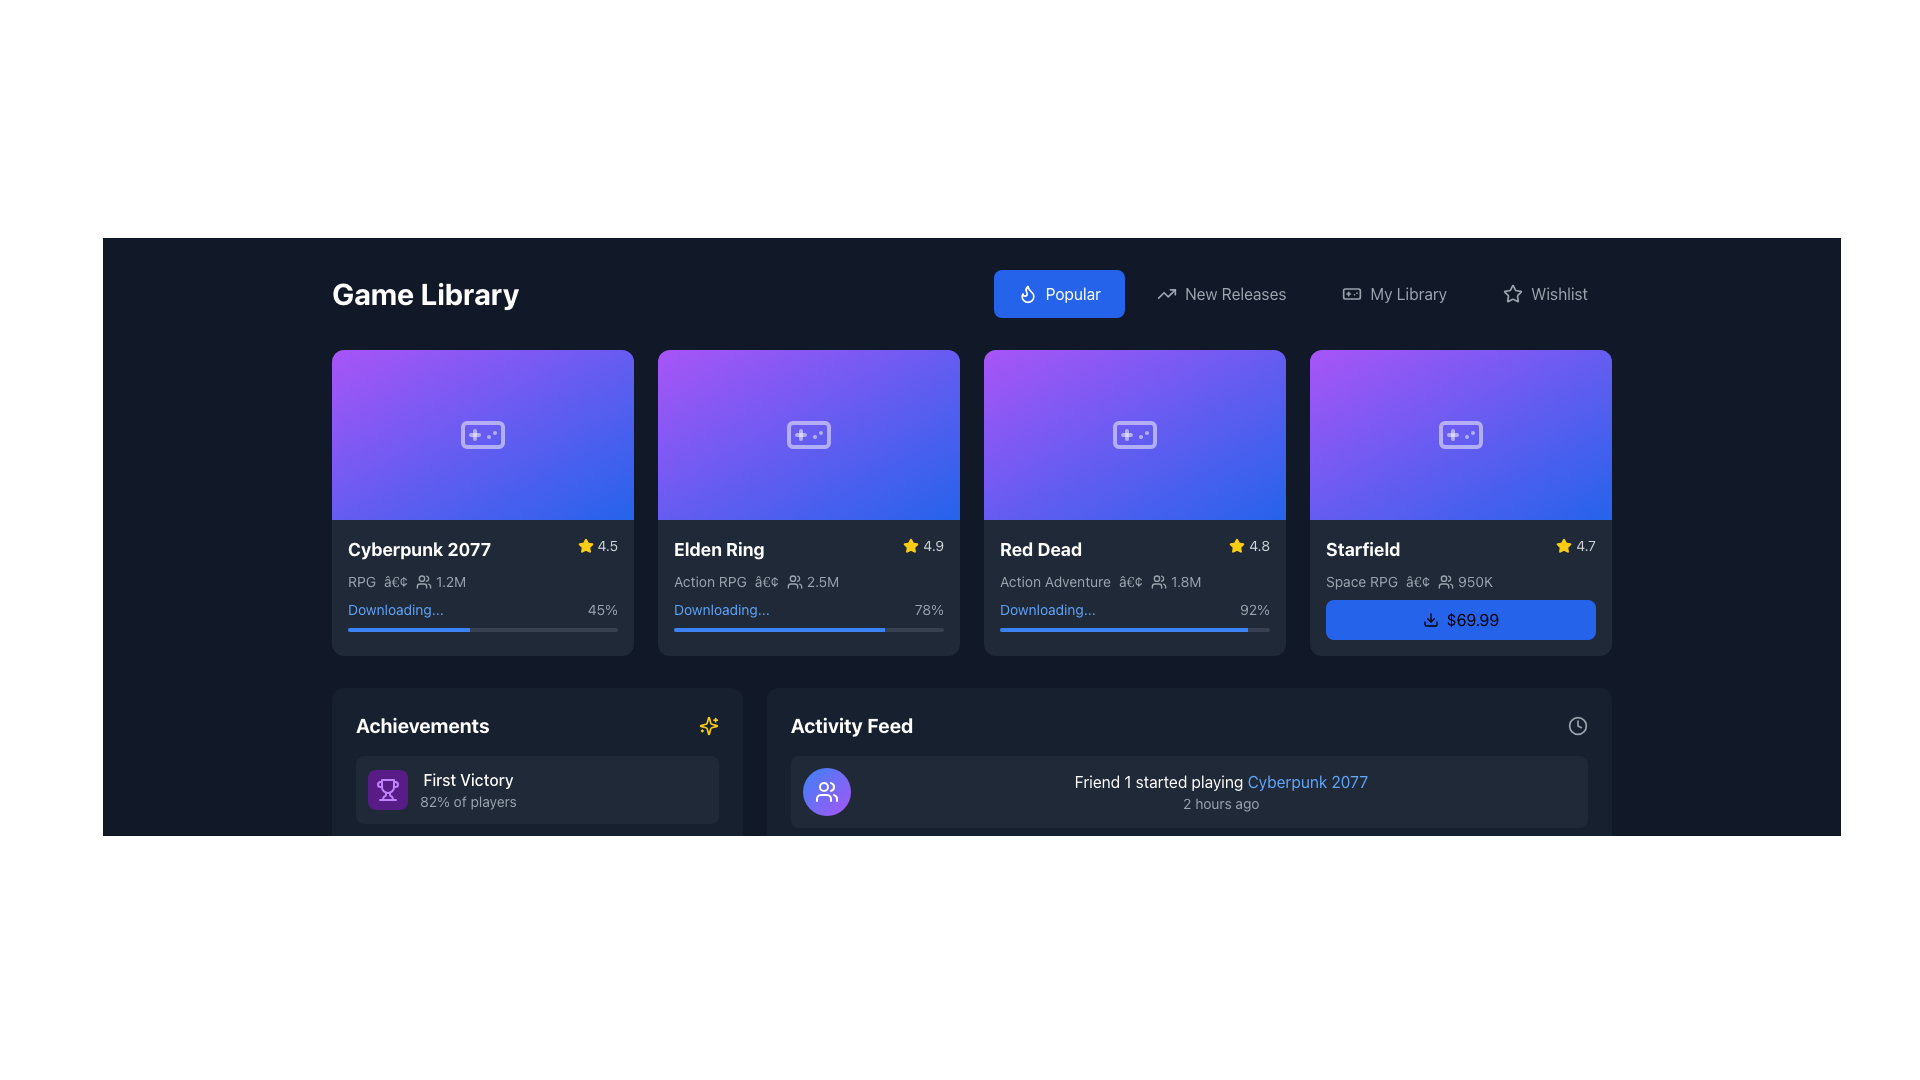 The width and height of the screenshot is (1920, 1080). Describe the element at coordinates (1019, 628) in the screenshot. I see `the download progress` at that location.